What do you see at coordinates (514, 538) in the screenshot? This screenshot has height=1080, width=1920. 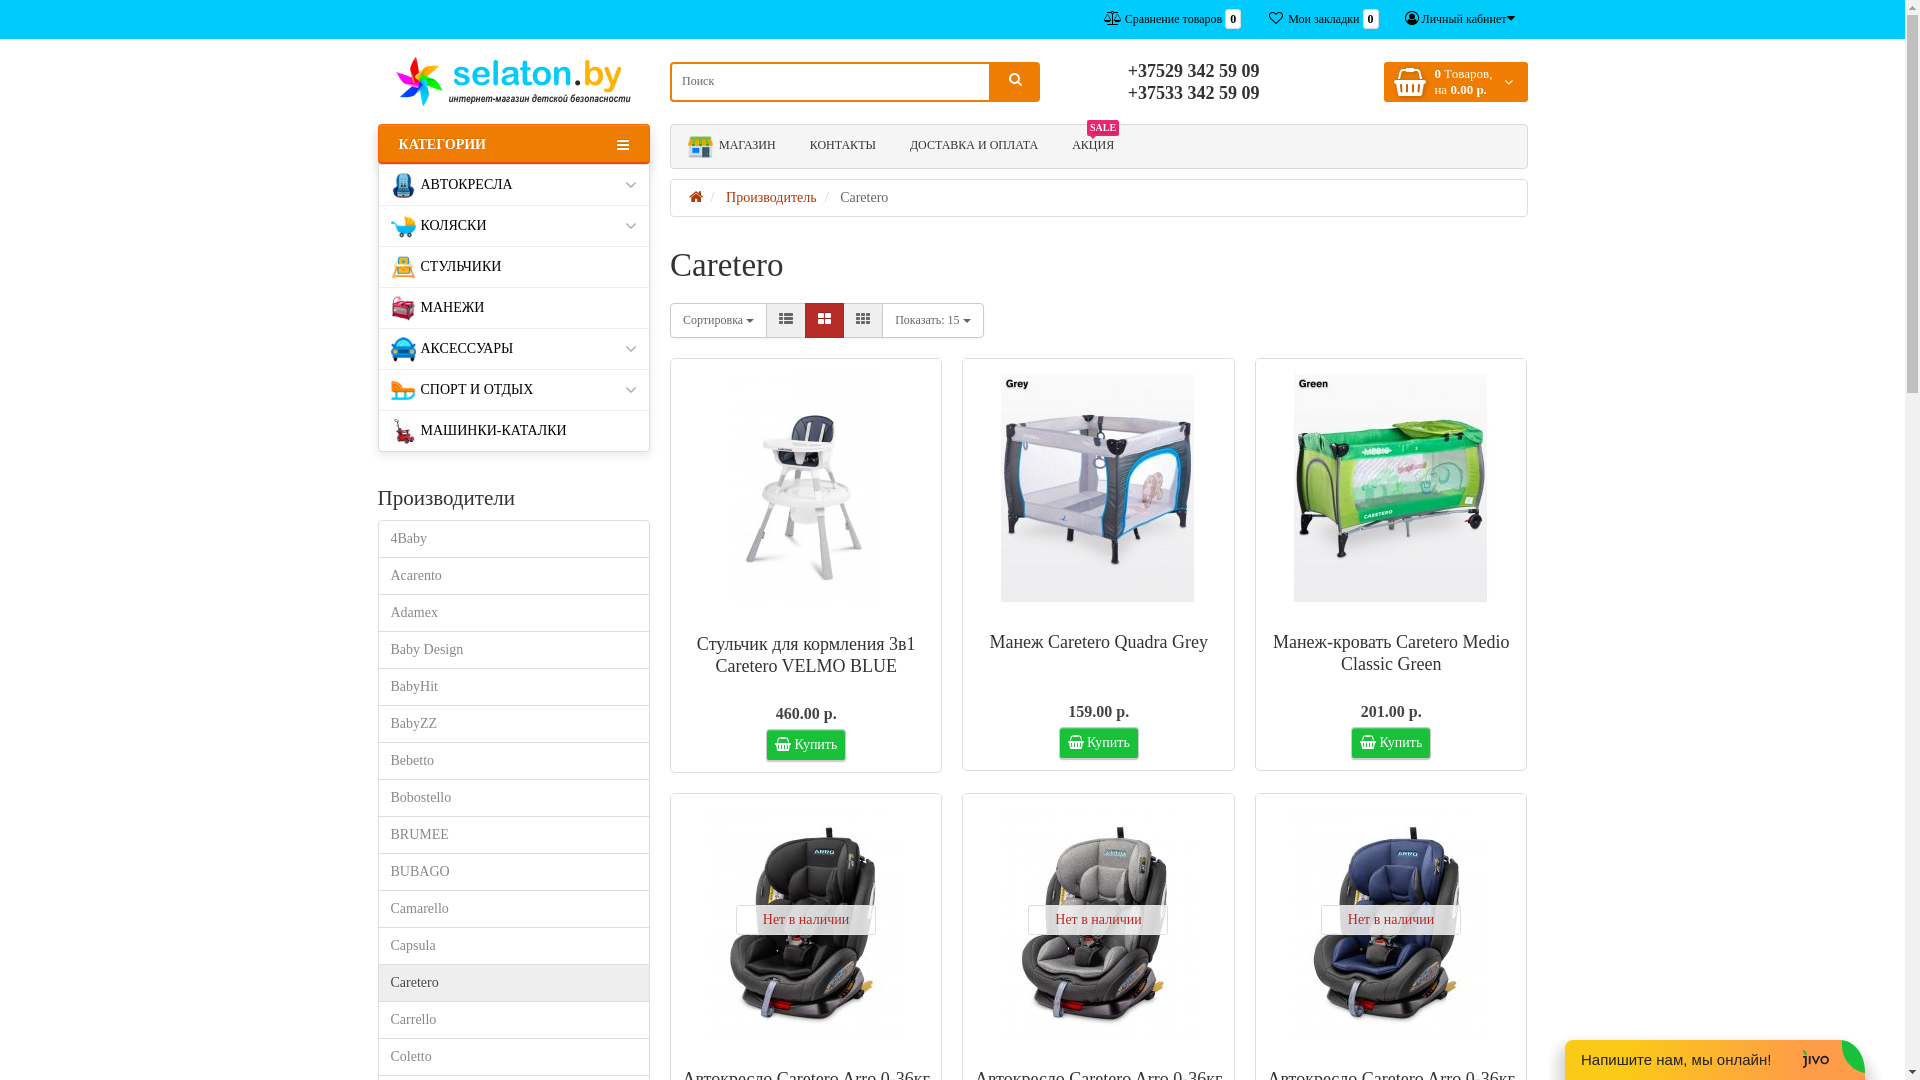 I see `'4Baby'` at bounding box center [514, 538].